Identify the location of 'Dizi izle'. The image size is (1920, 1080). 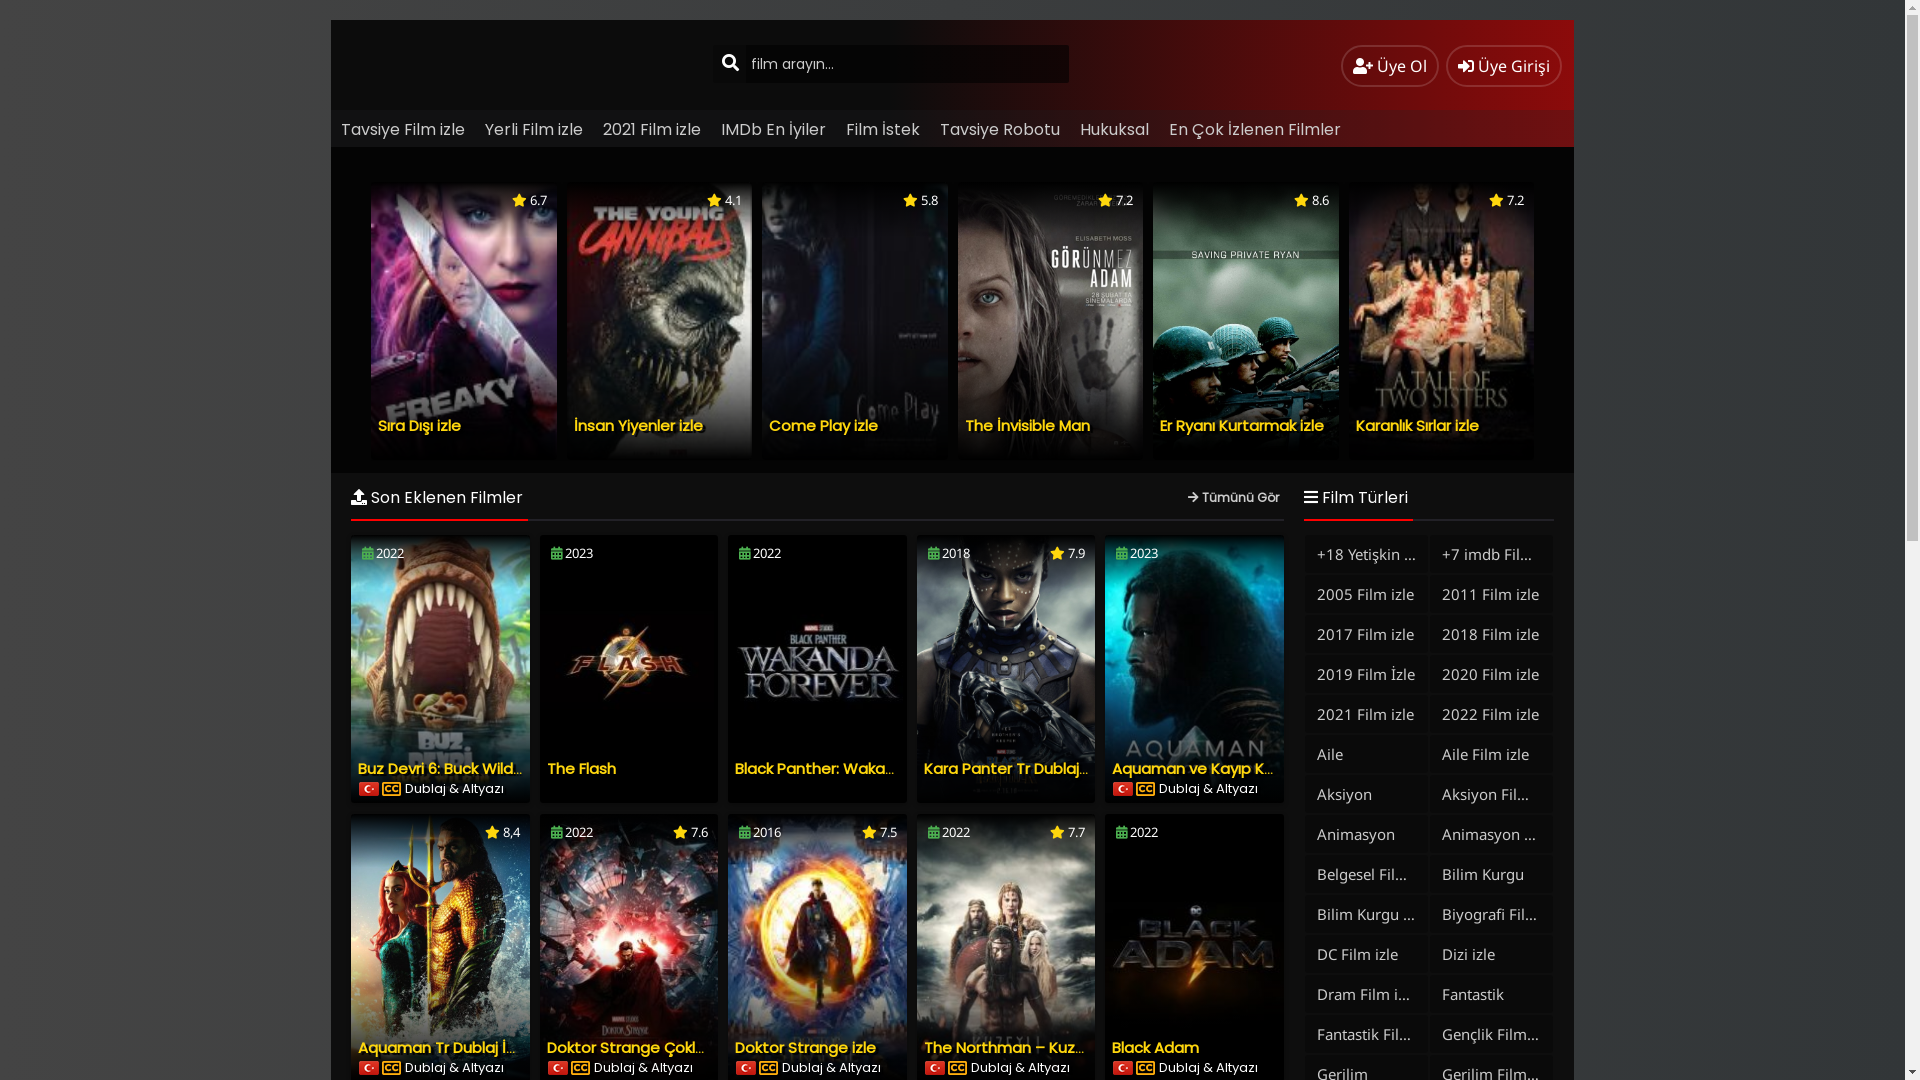
(1491, 952).